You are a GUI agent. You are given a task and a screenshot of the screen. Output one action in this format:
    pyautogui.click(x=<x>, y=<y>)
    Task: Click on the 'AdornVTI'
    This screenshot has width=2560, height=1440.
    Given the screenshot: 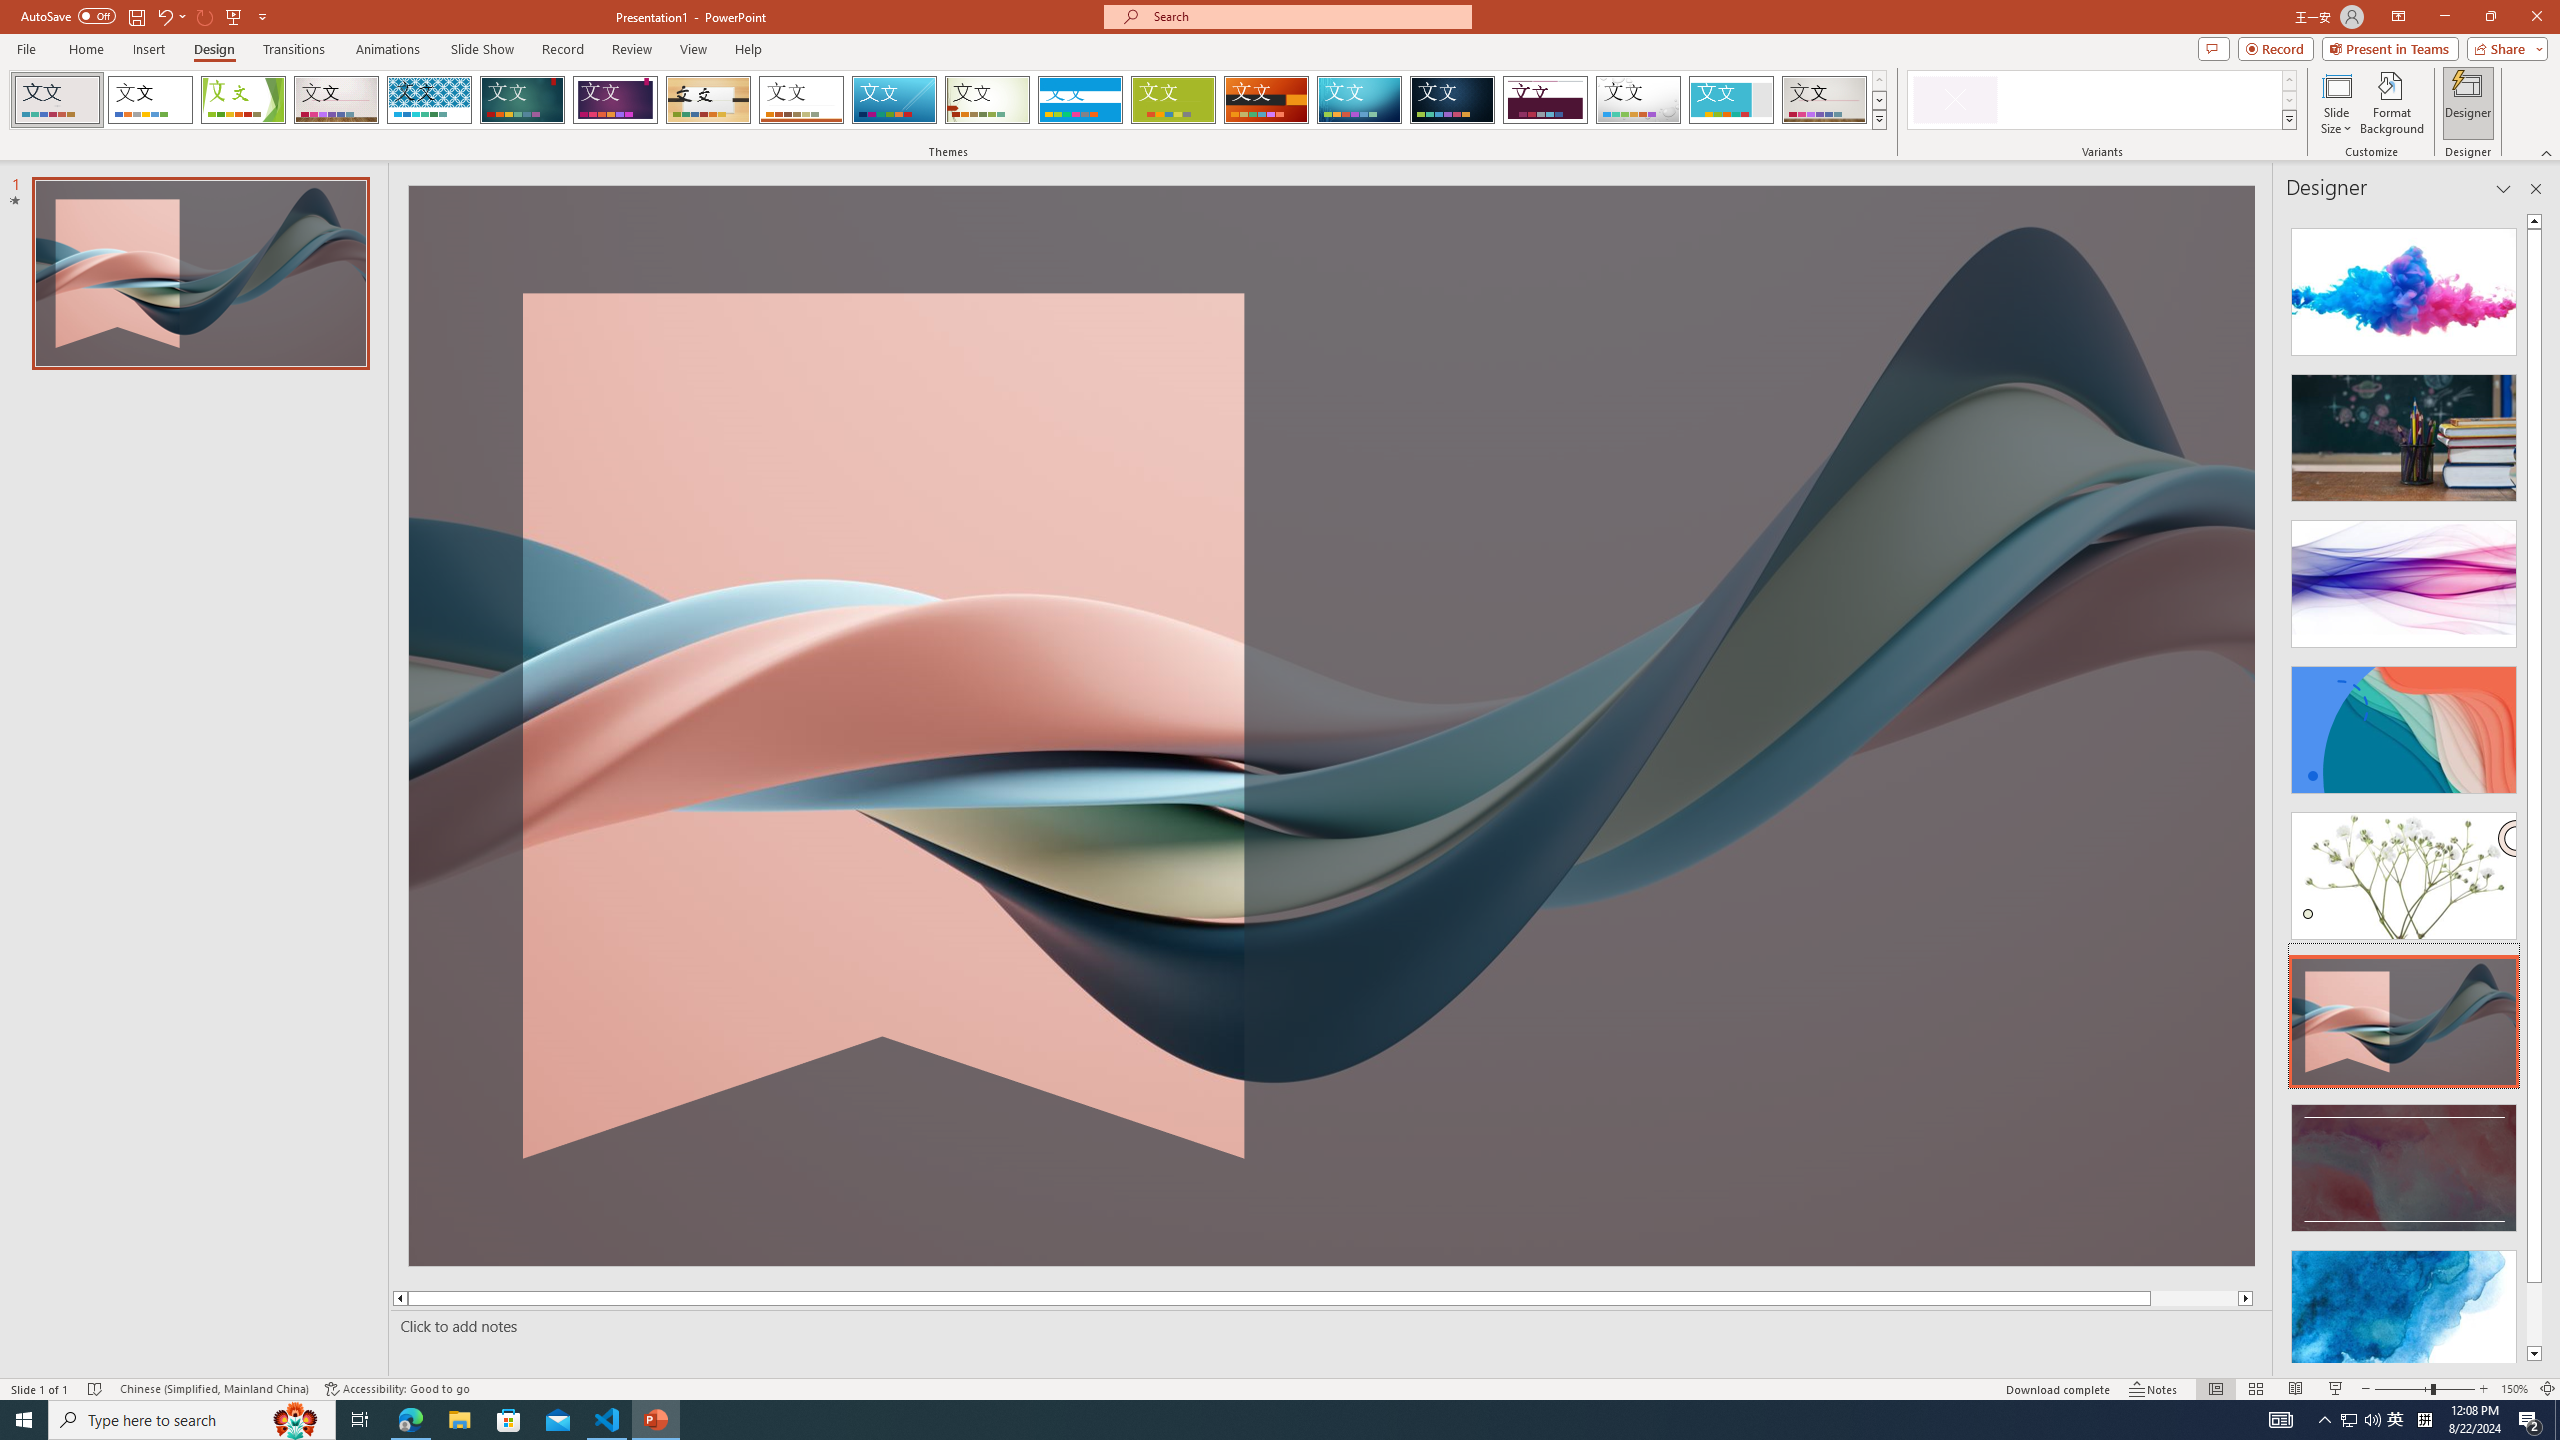 What is the action you would take?
    pyautogui.click(x=57, y=99)
    